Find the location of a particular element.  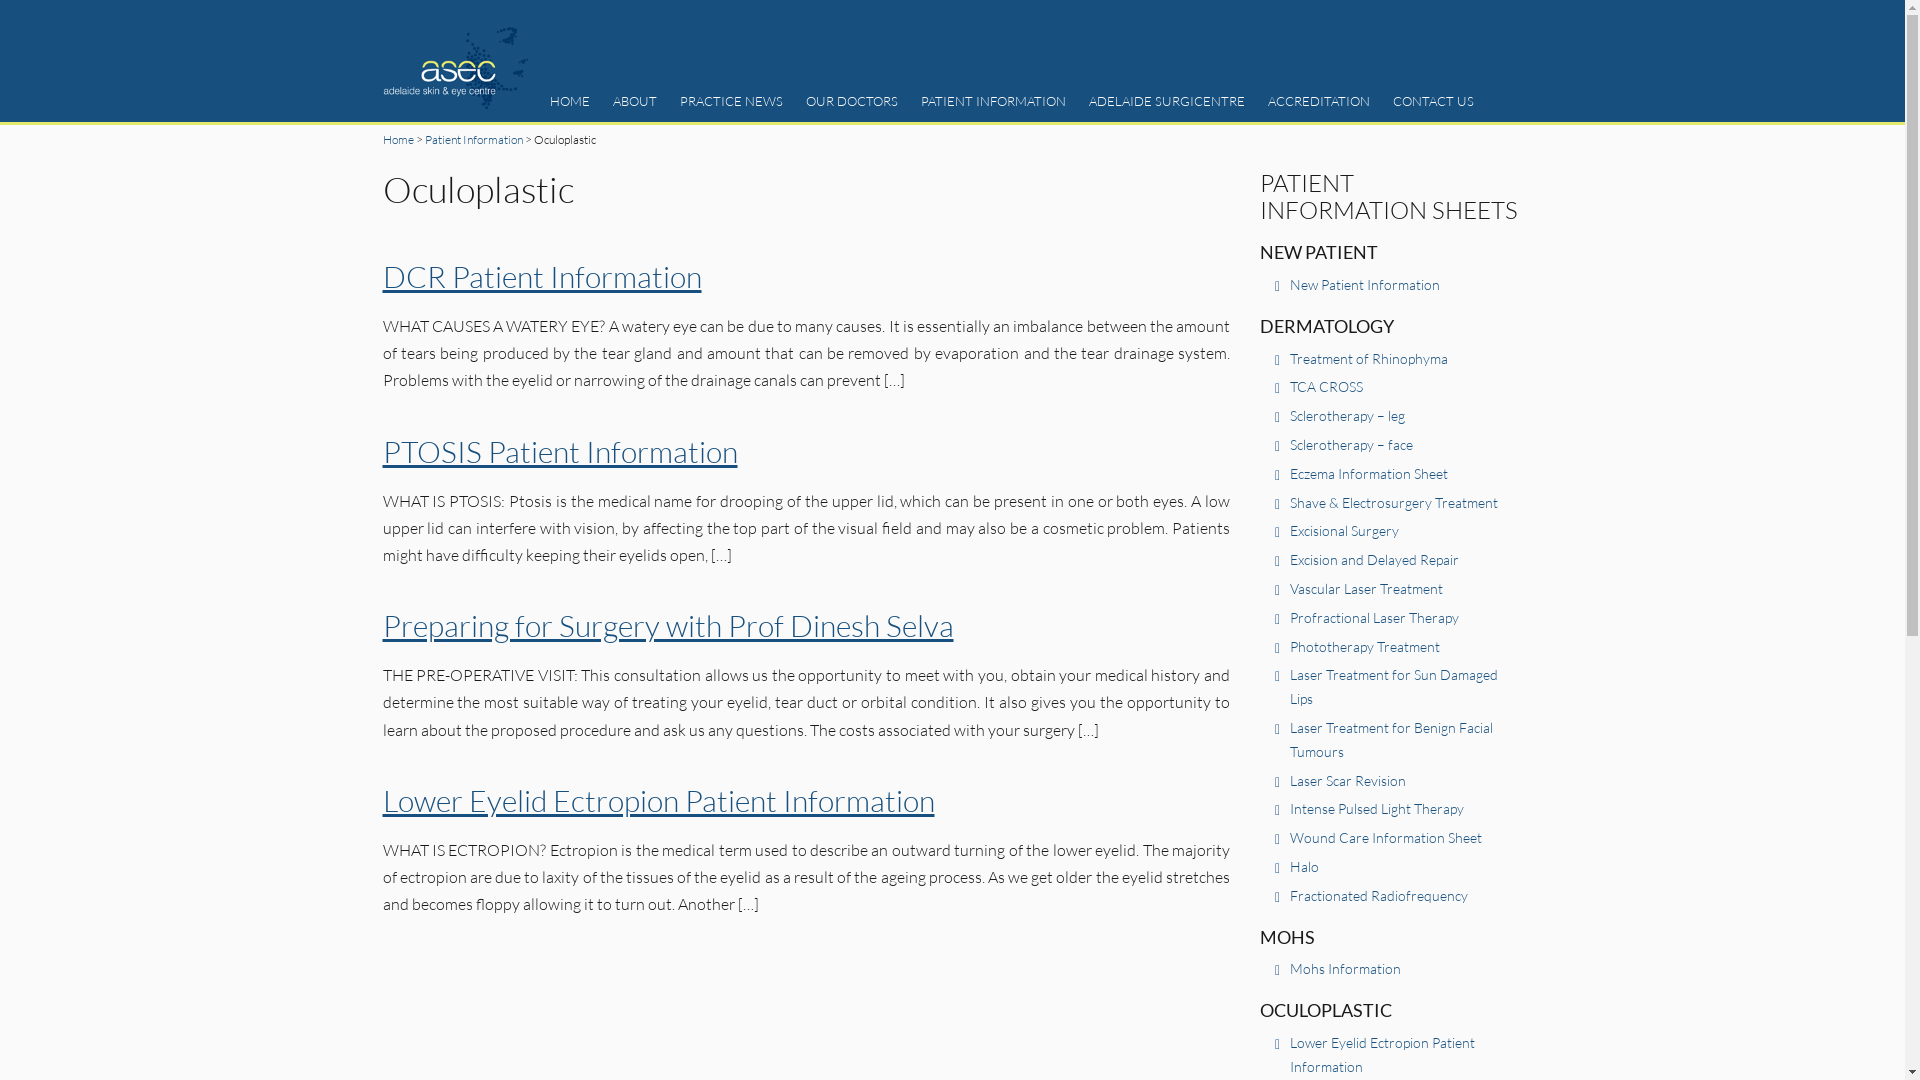

'Laser Treatment for Benign Facial Tumours' is located at coordinates (1390, 739).